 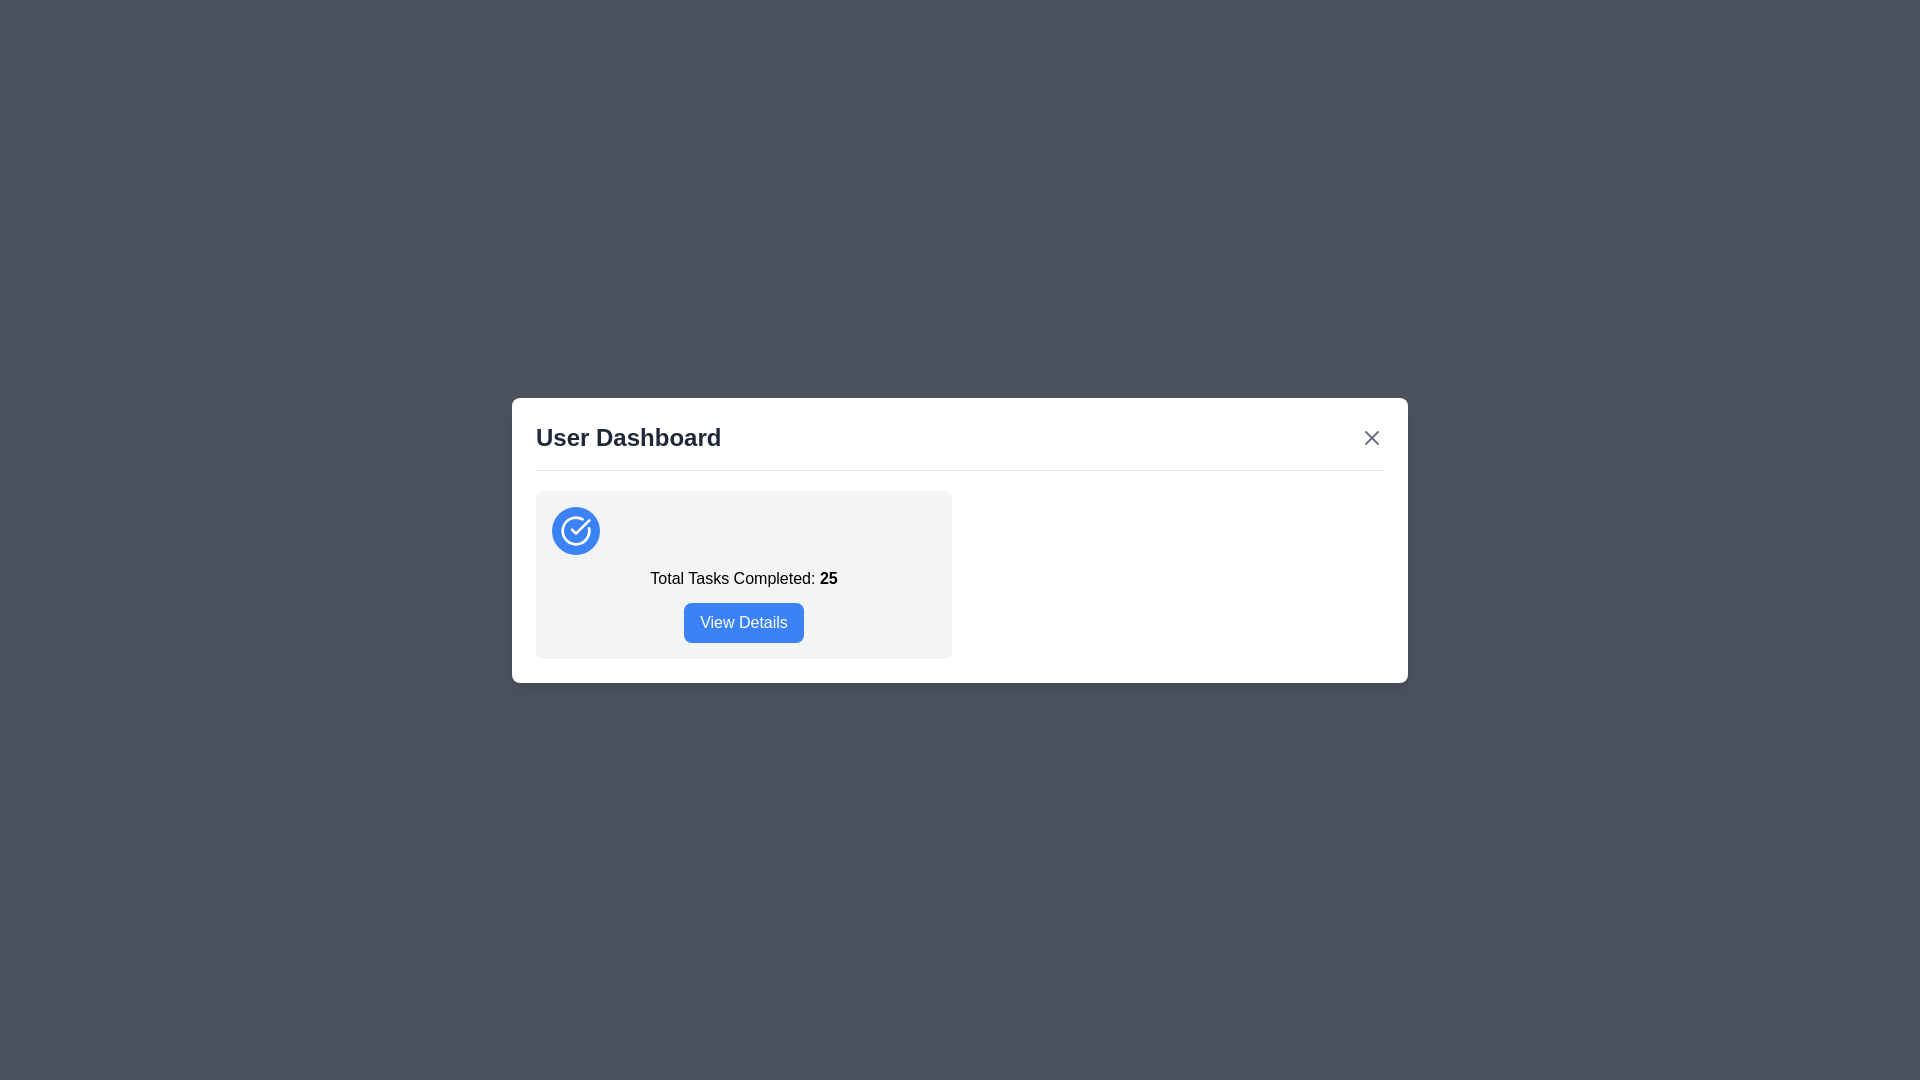 What do you see at coordinates (743, 574) in the screenshot?
I see `the Card component that displays 'Total Tasks Completed: 25' with a blue button labeled 'View Details' at the bottom` at bounding box center [743, 574].